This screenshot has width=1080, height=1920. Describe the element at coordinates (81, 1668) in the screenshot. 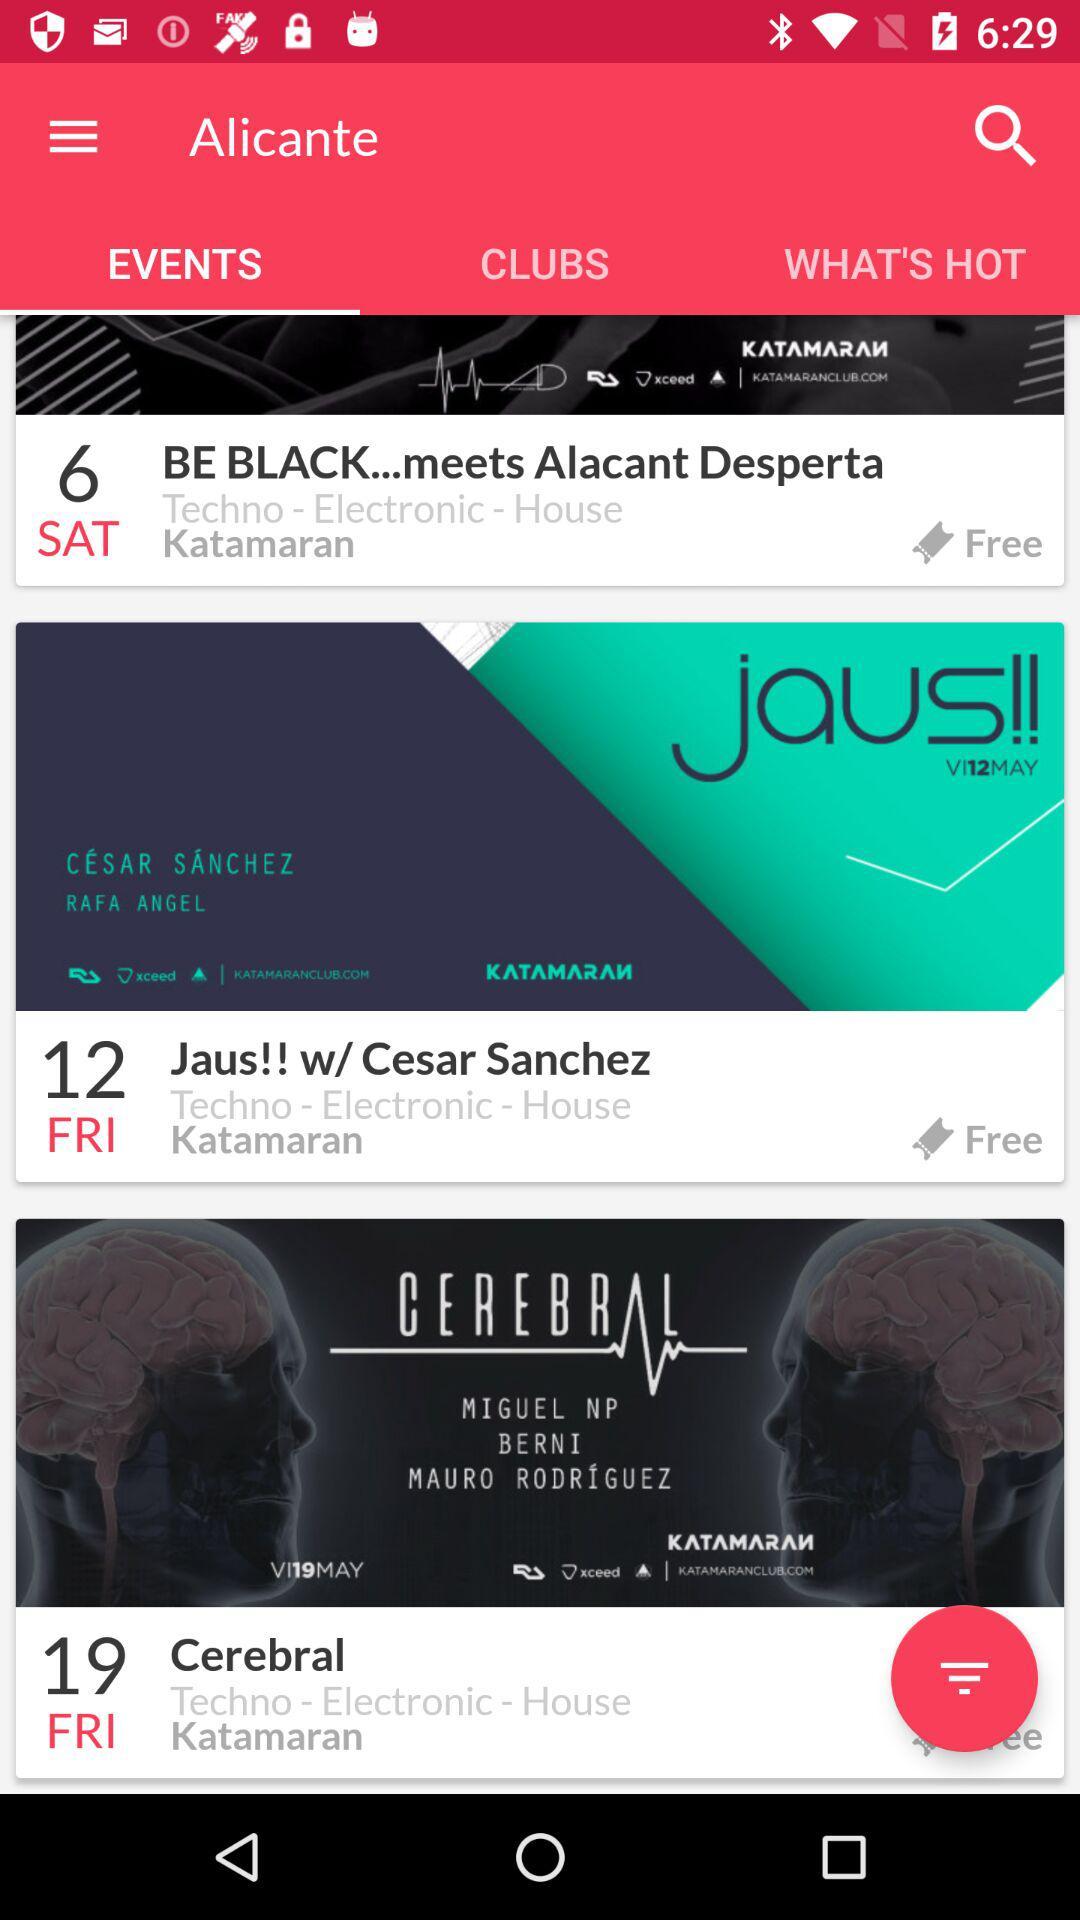

I see `the 19` at that location.